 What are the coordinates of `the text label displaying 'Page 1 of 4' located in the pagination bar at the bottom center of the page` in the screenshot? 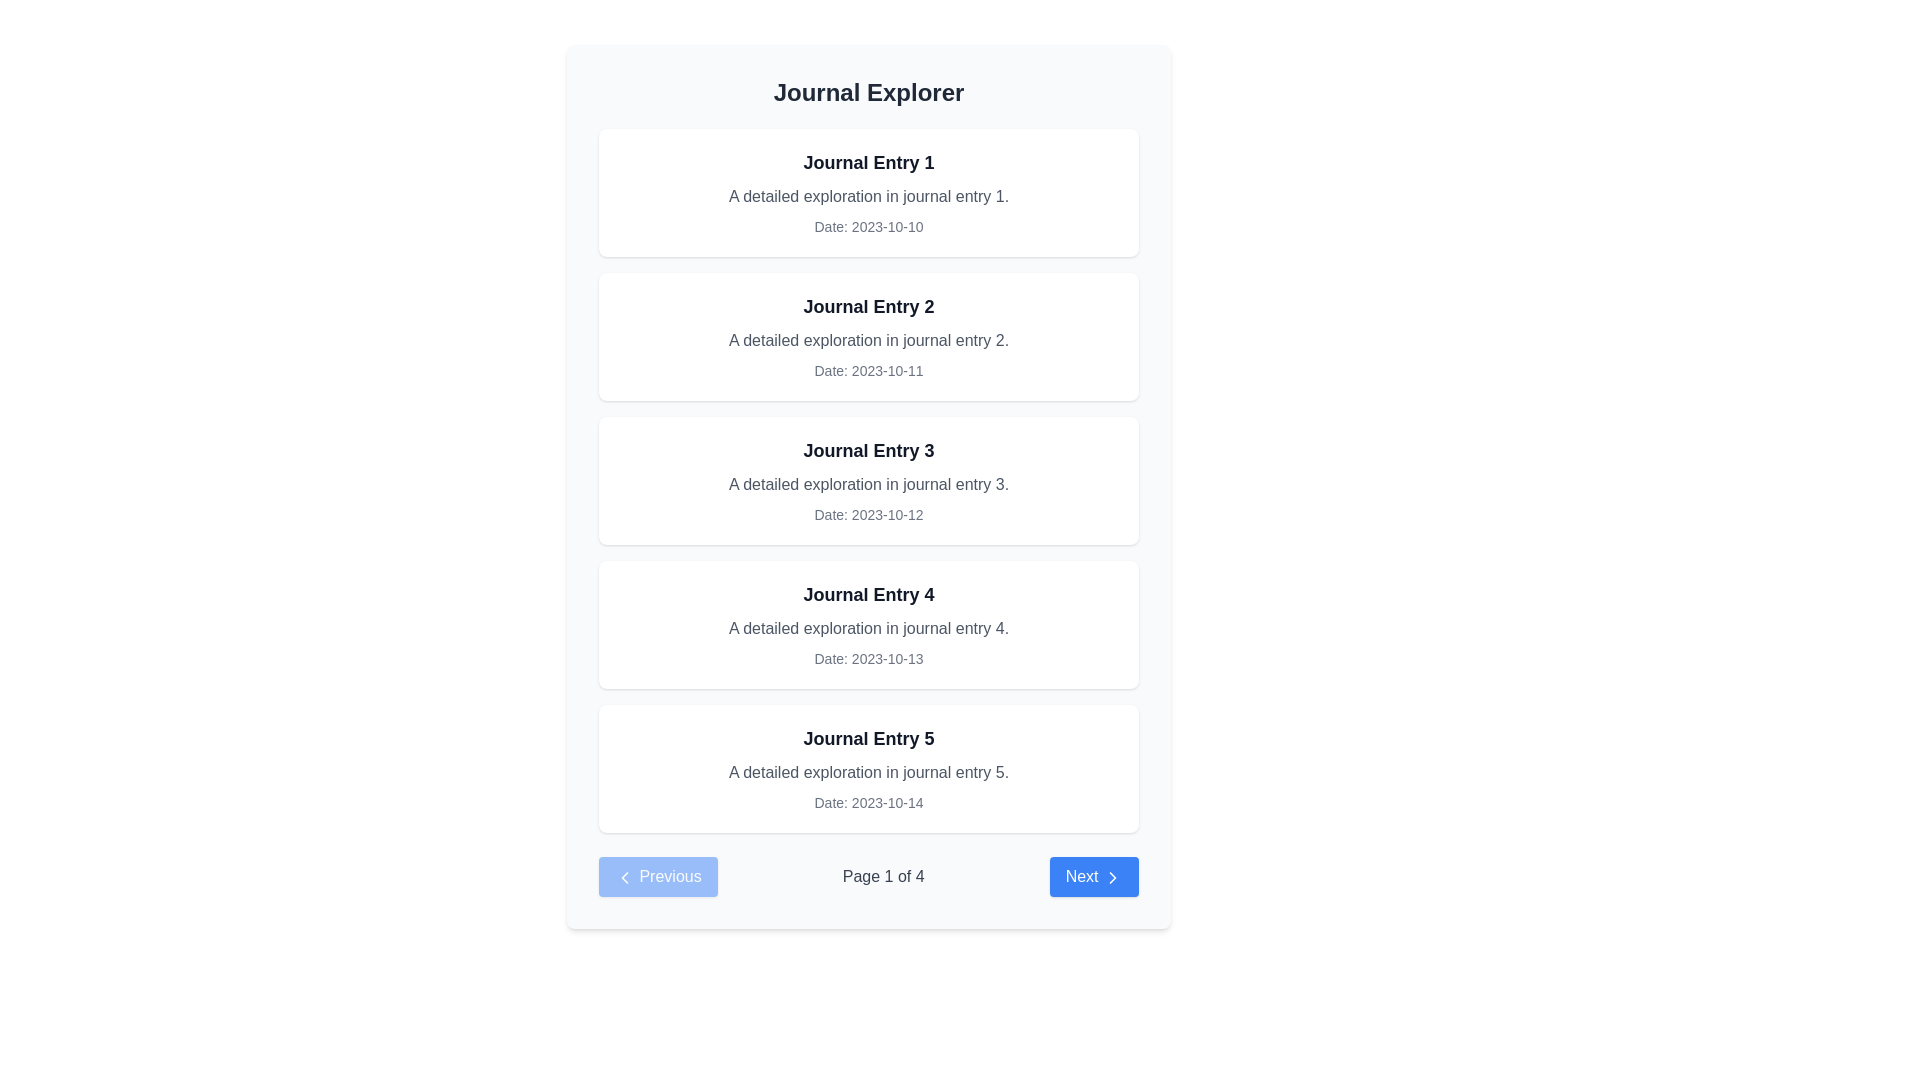 It's located at (882, 875).